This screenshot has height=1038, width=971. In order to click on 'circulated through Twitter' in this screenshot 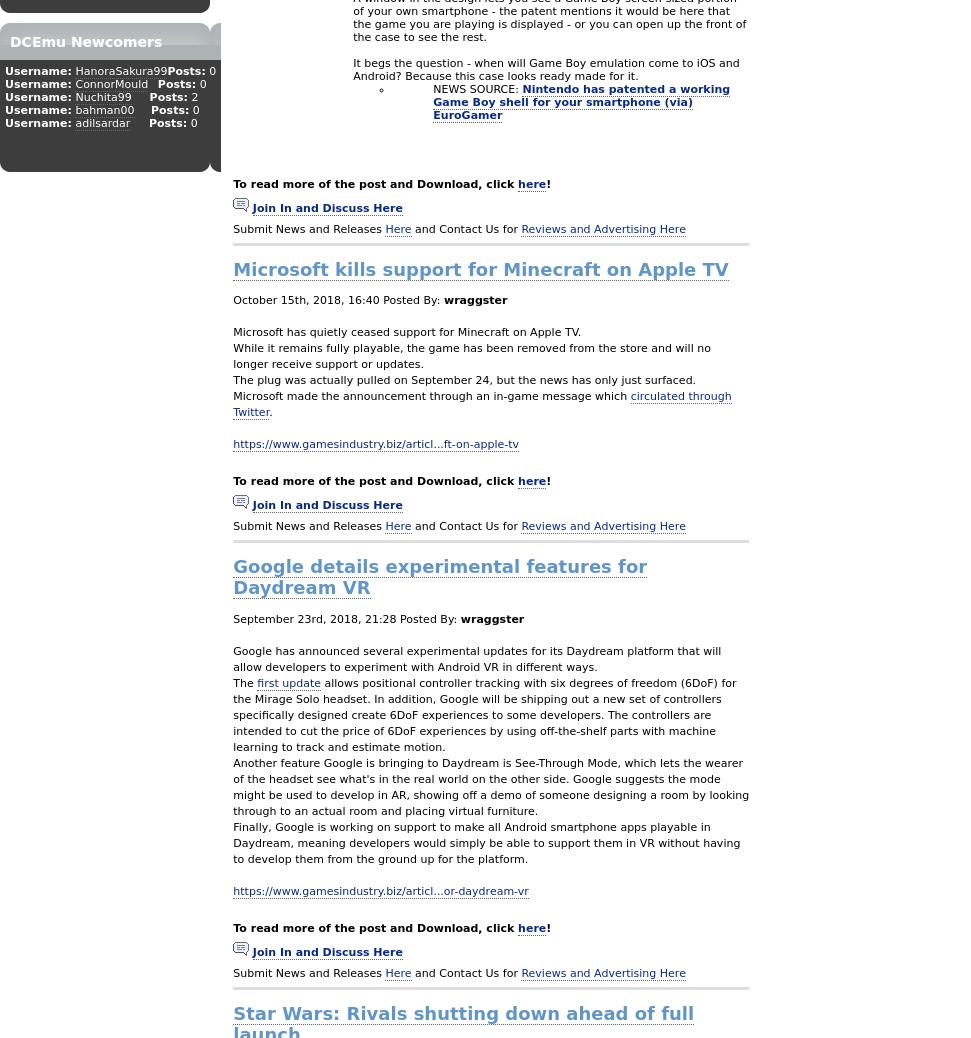, I will do `click(482, 404)`.